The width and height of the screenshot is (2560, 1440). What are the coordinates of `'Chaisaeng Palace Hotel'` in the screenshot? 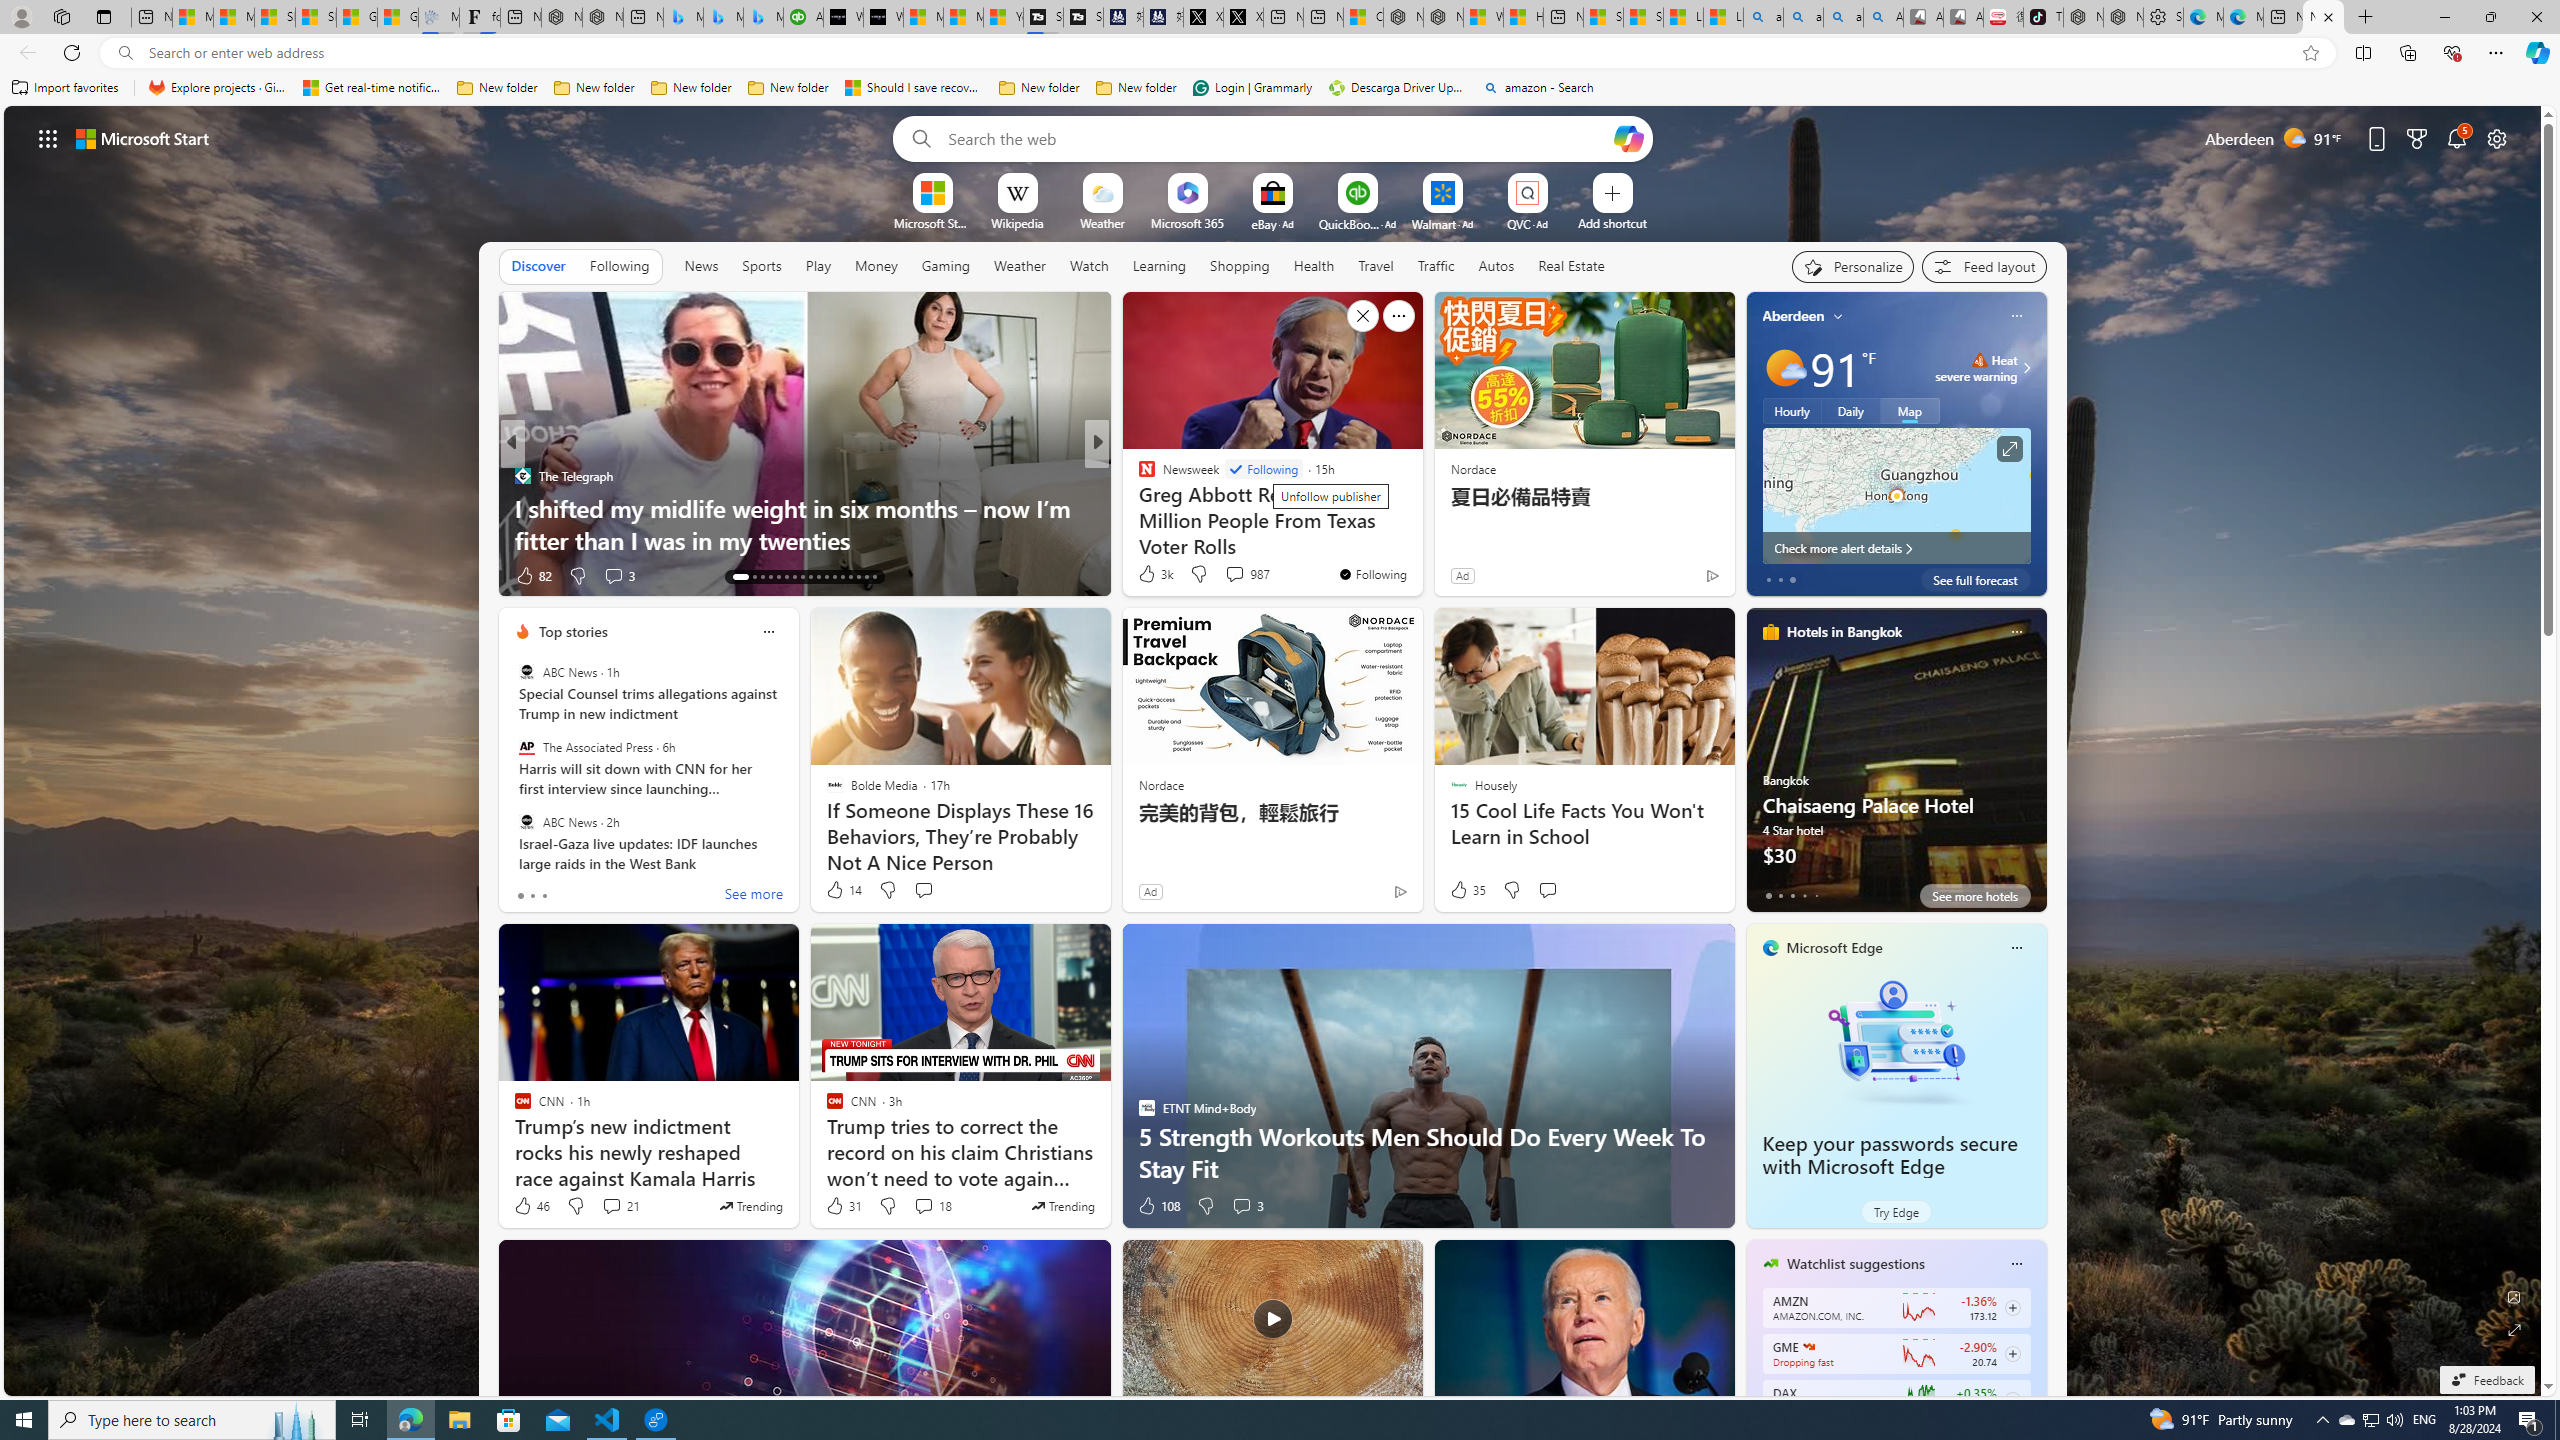 It's located at (1895, 767).